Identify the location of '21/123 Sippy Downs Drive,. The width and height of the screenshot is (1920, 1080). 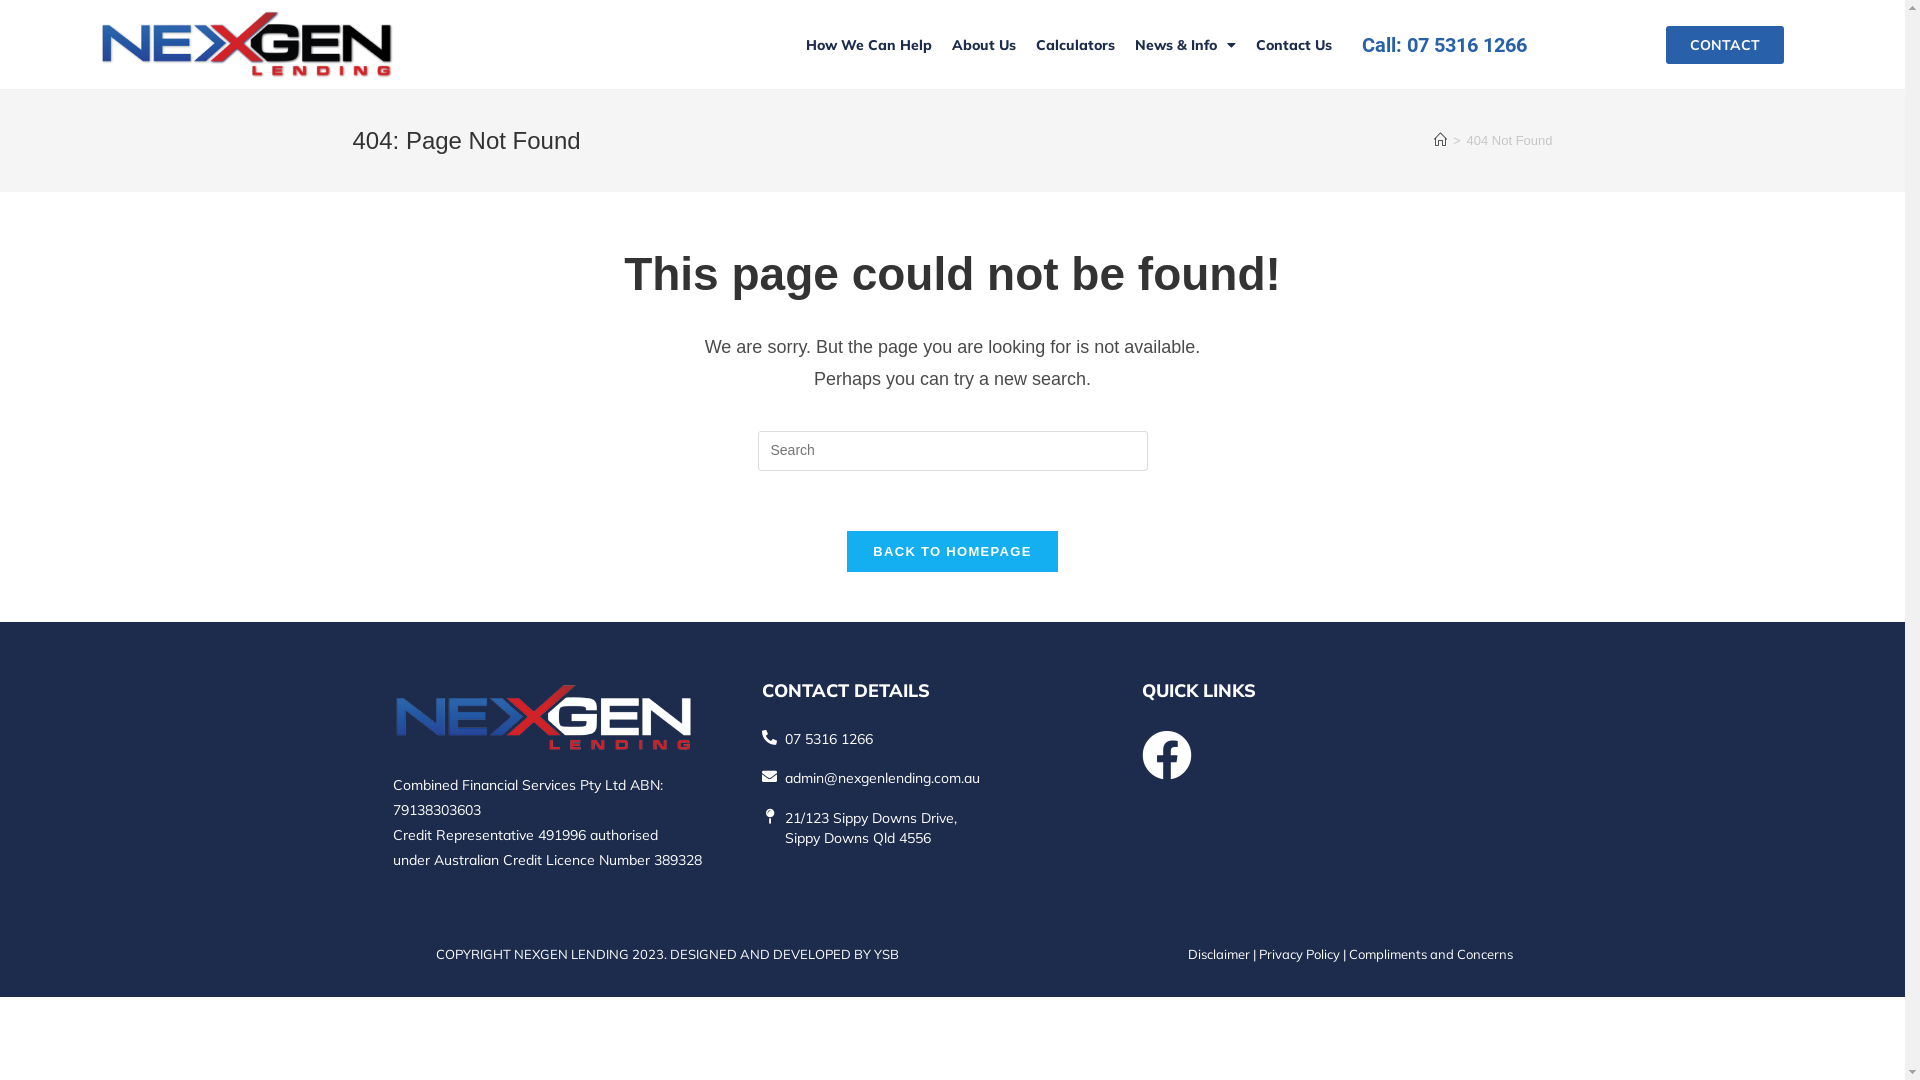
(870, 828).